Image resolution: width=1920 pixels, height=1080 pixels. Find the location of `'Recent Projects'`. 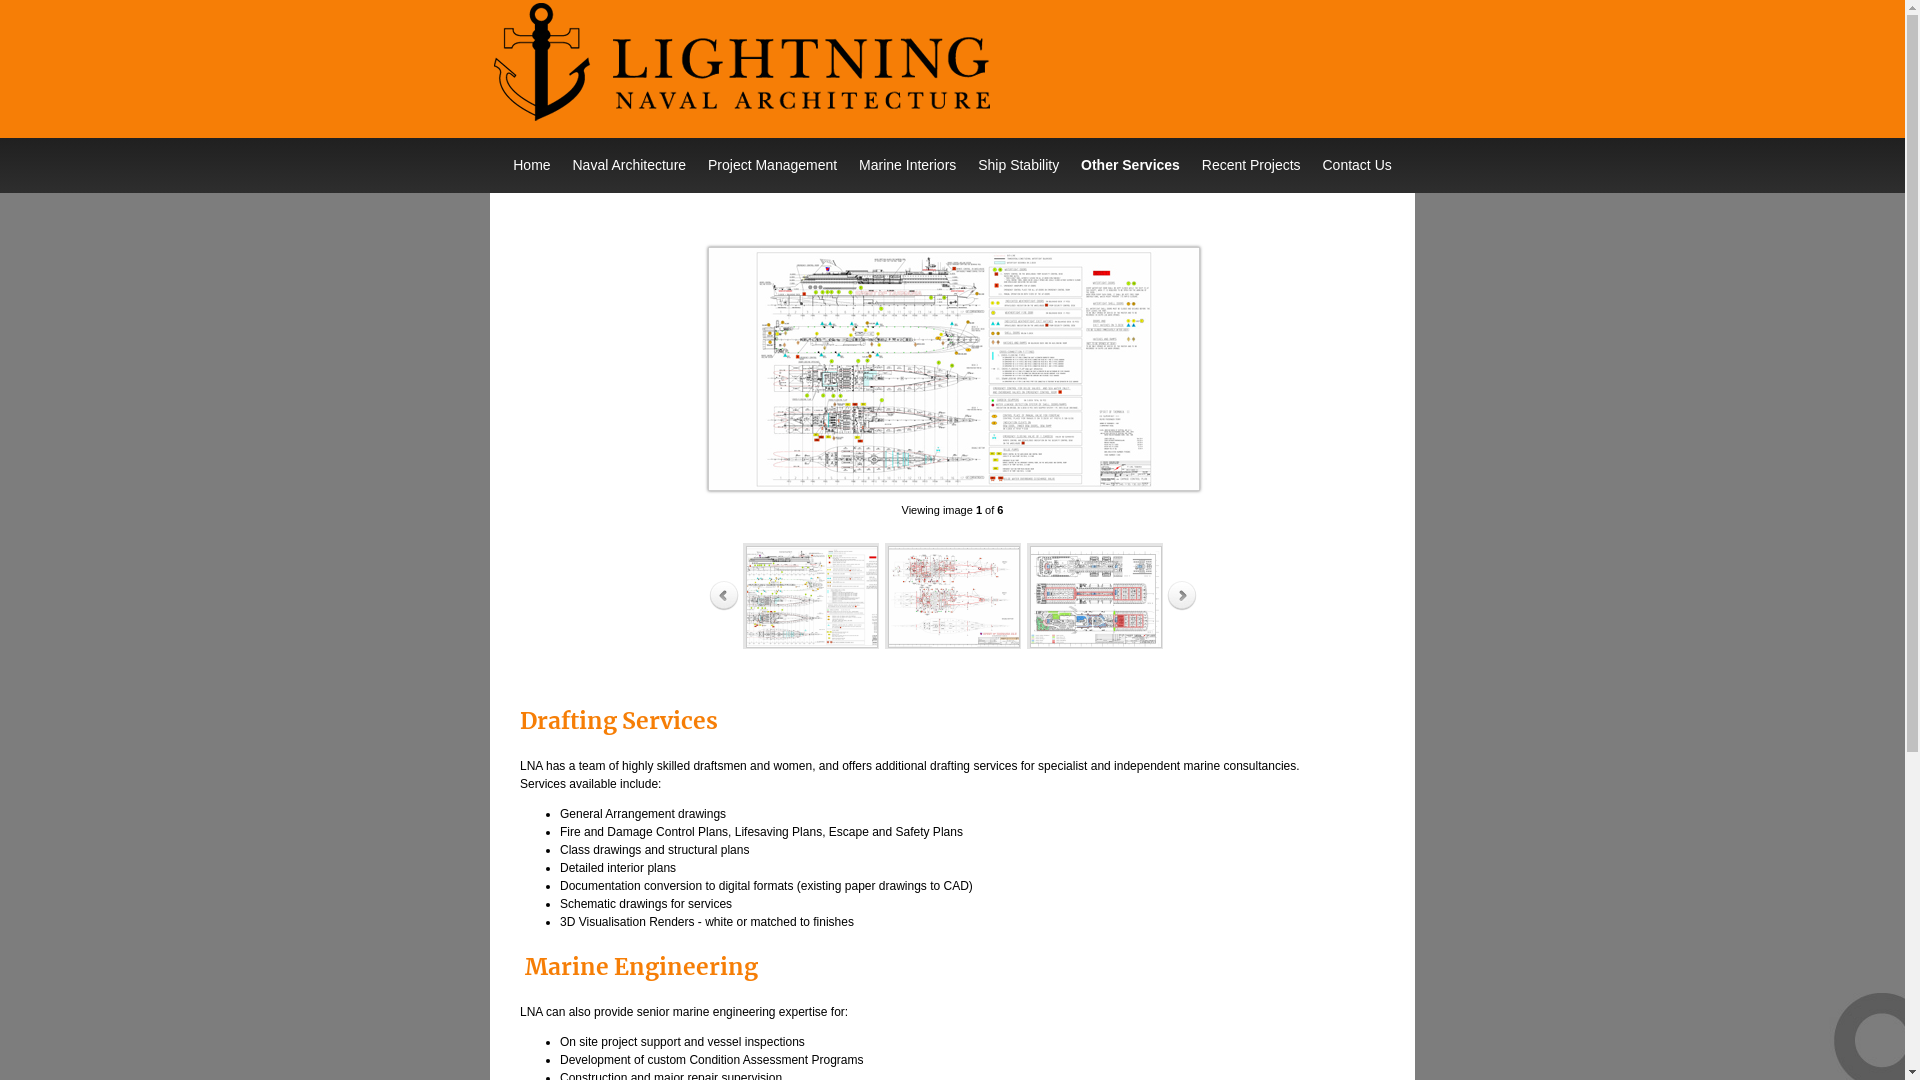

'Recent Projects' is located at coordinates (1250, 164).